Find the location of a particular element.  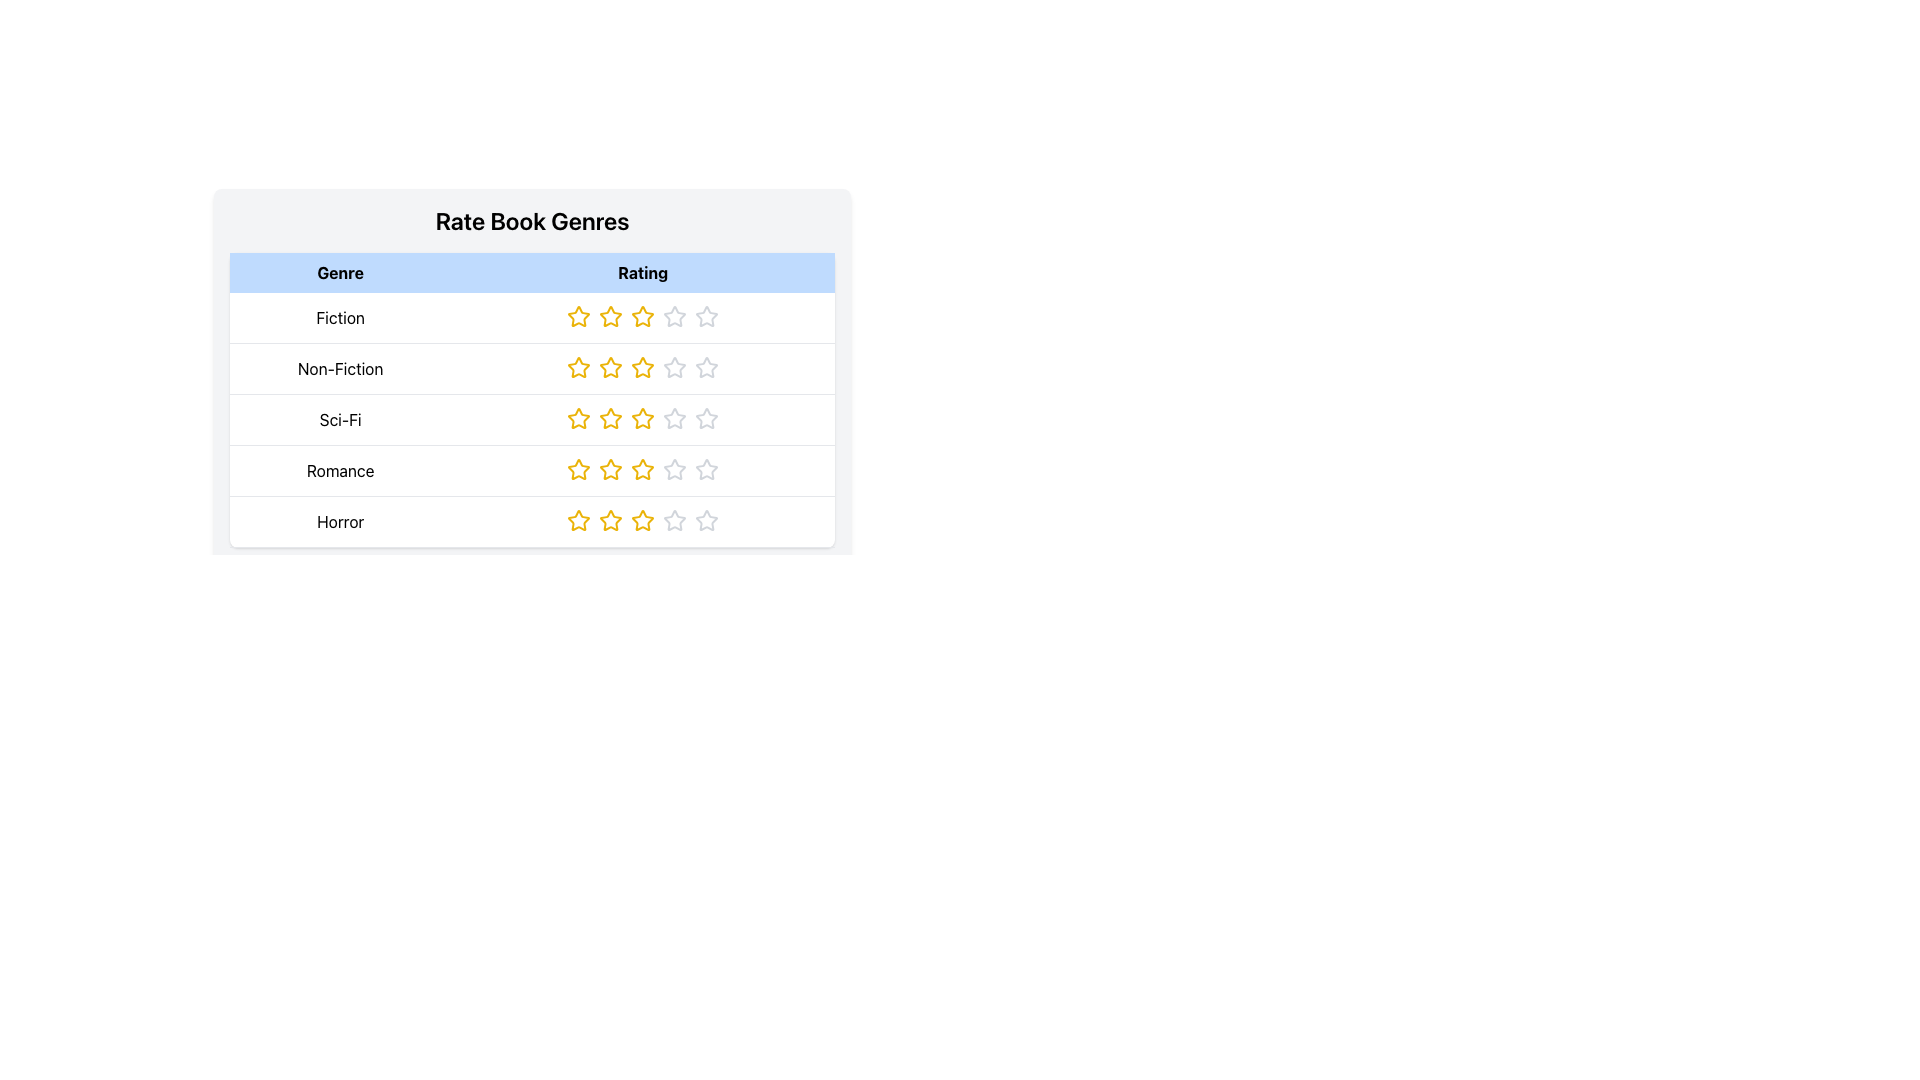

the fourth star icon in the rating system for the 'Fiction' genre is located at coordinates (675, 315).